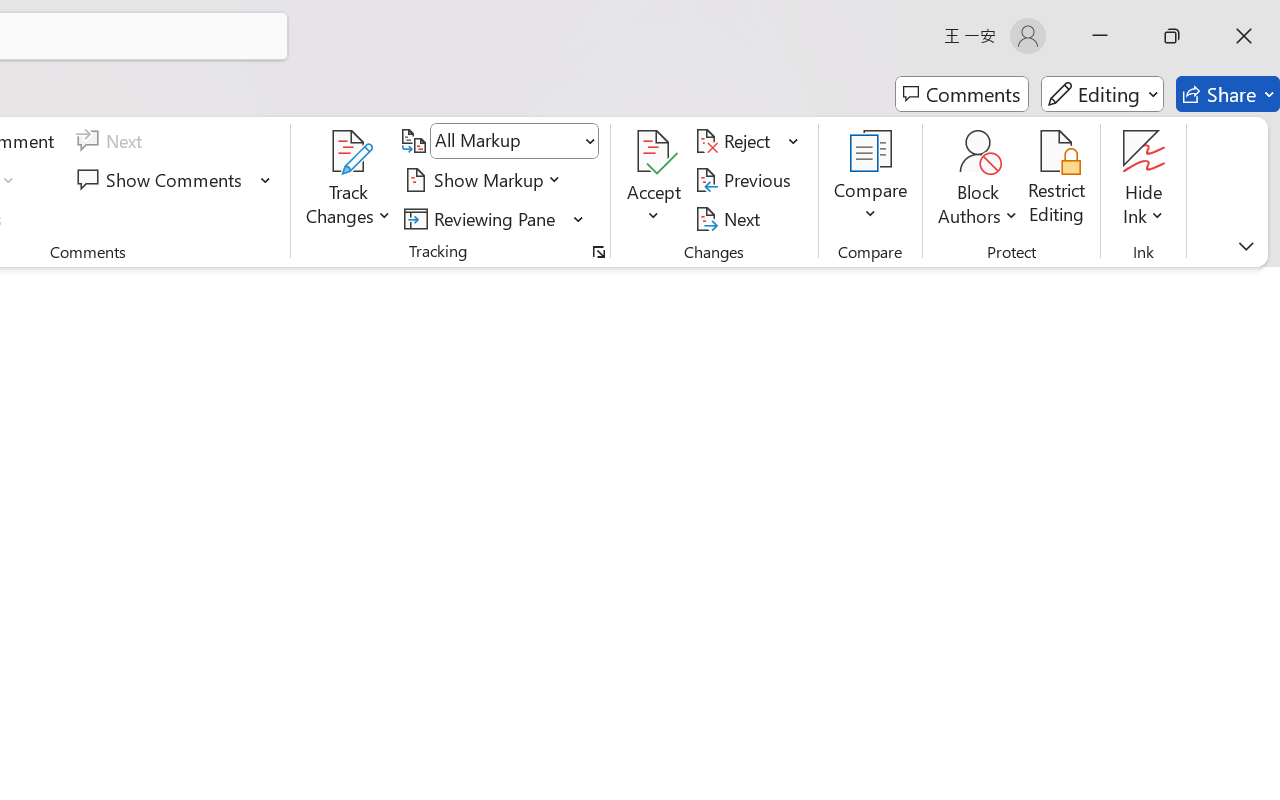  What do you see at coordinates (349, 179) in the screenshot?
I see `'Track Changes'` at bounding box center [349, 179].